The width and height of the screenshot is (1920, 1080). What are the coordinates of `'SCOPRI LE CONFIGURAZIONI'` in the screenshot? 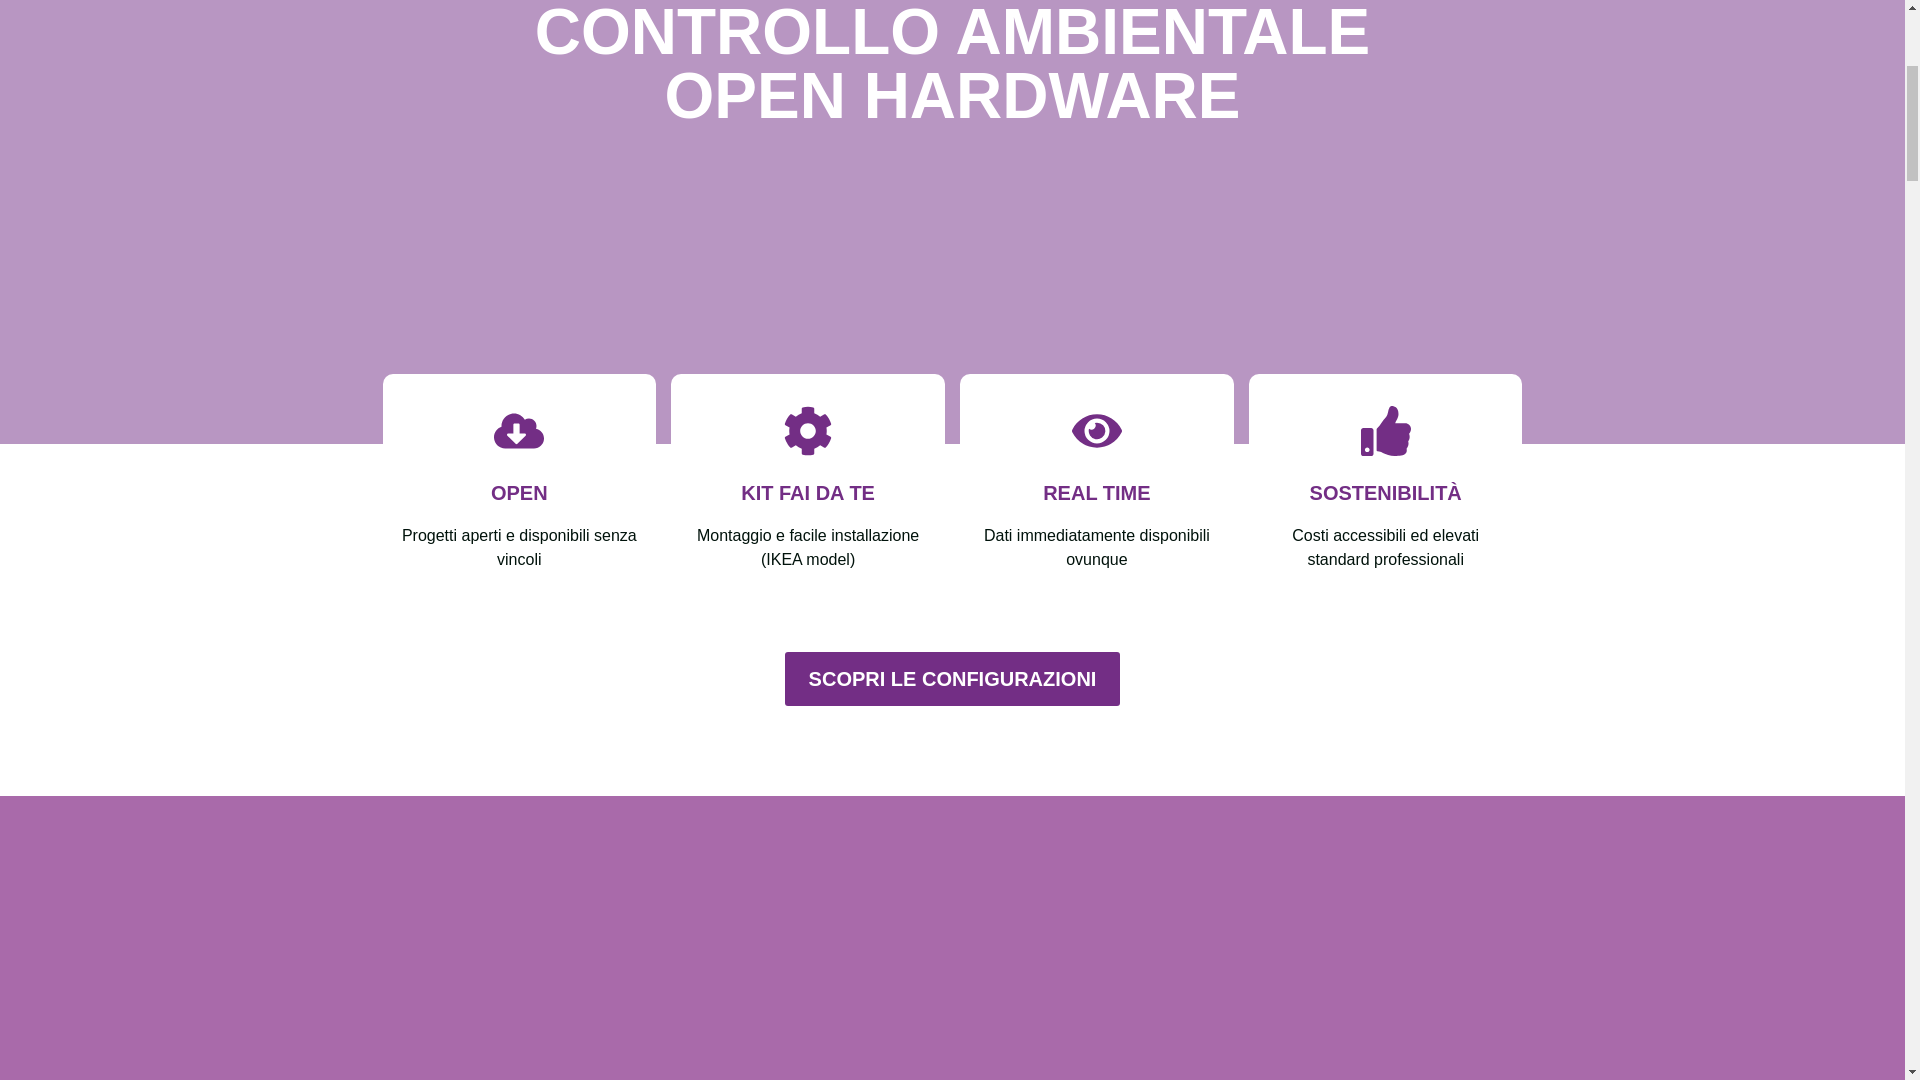 It's located at (952, 677).